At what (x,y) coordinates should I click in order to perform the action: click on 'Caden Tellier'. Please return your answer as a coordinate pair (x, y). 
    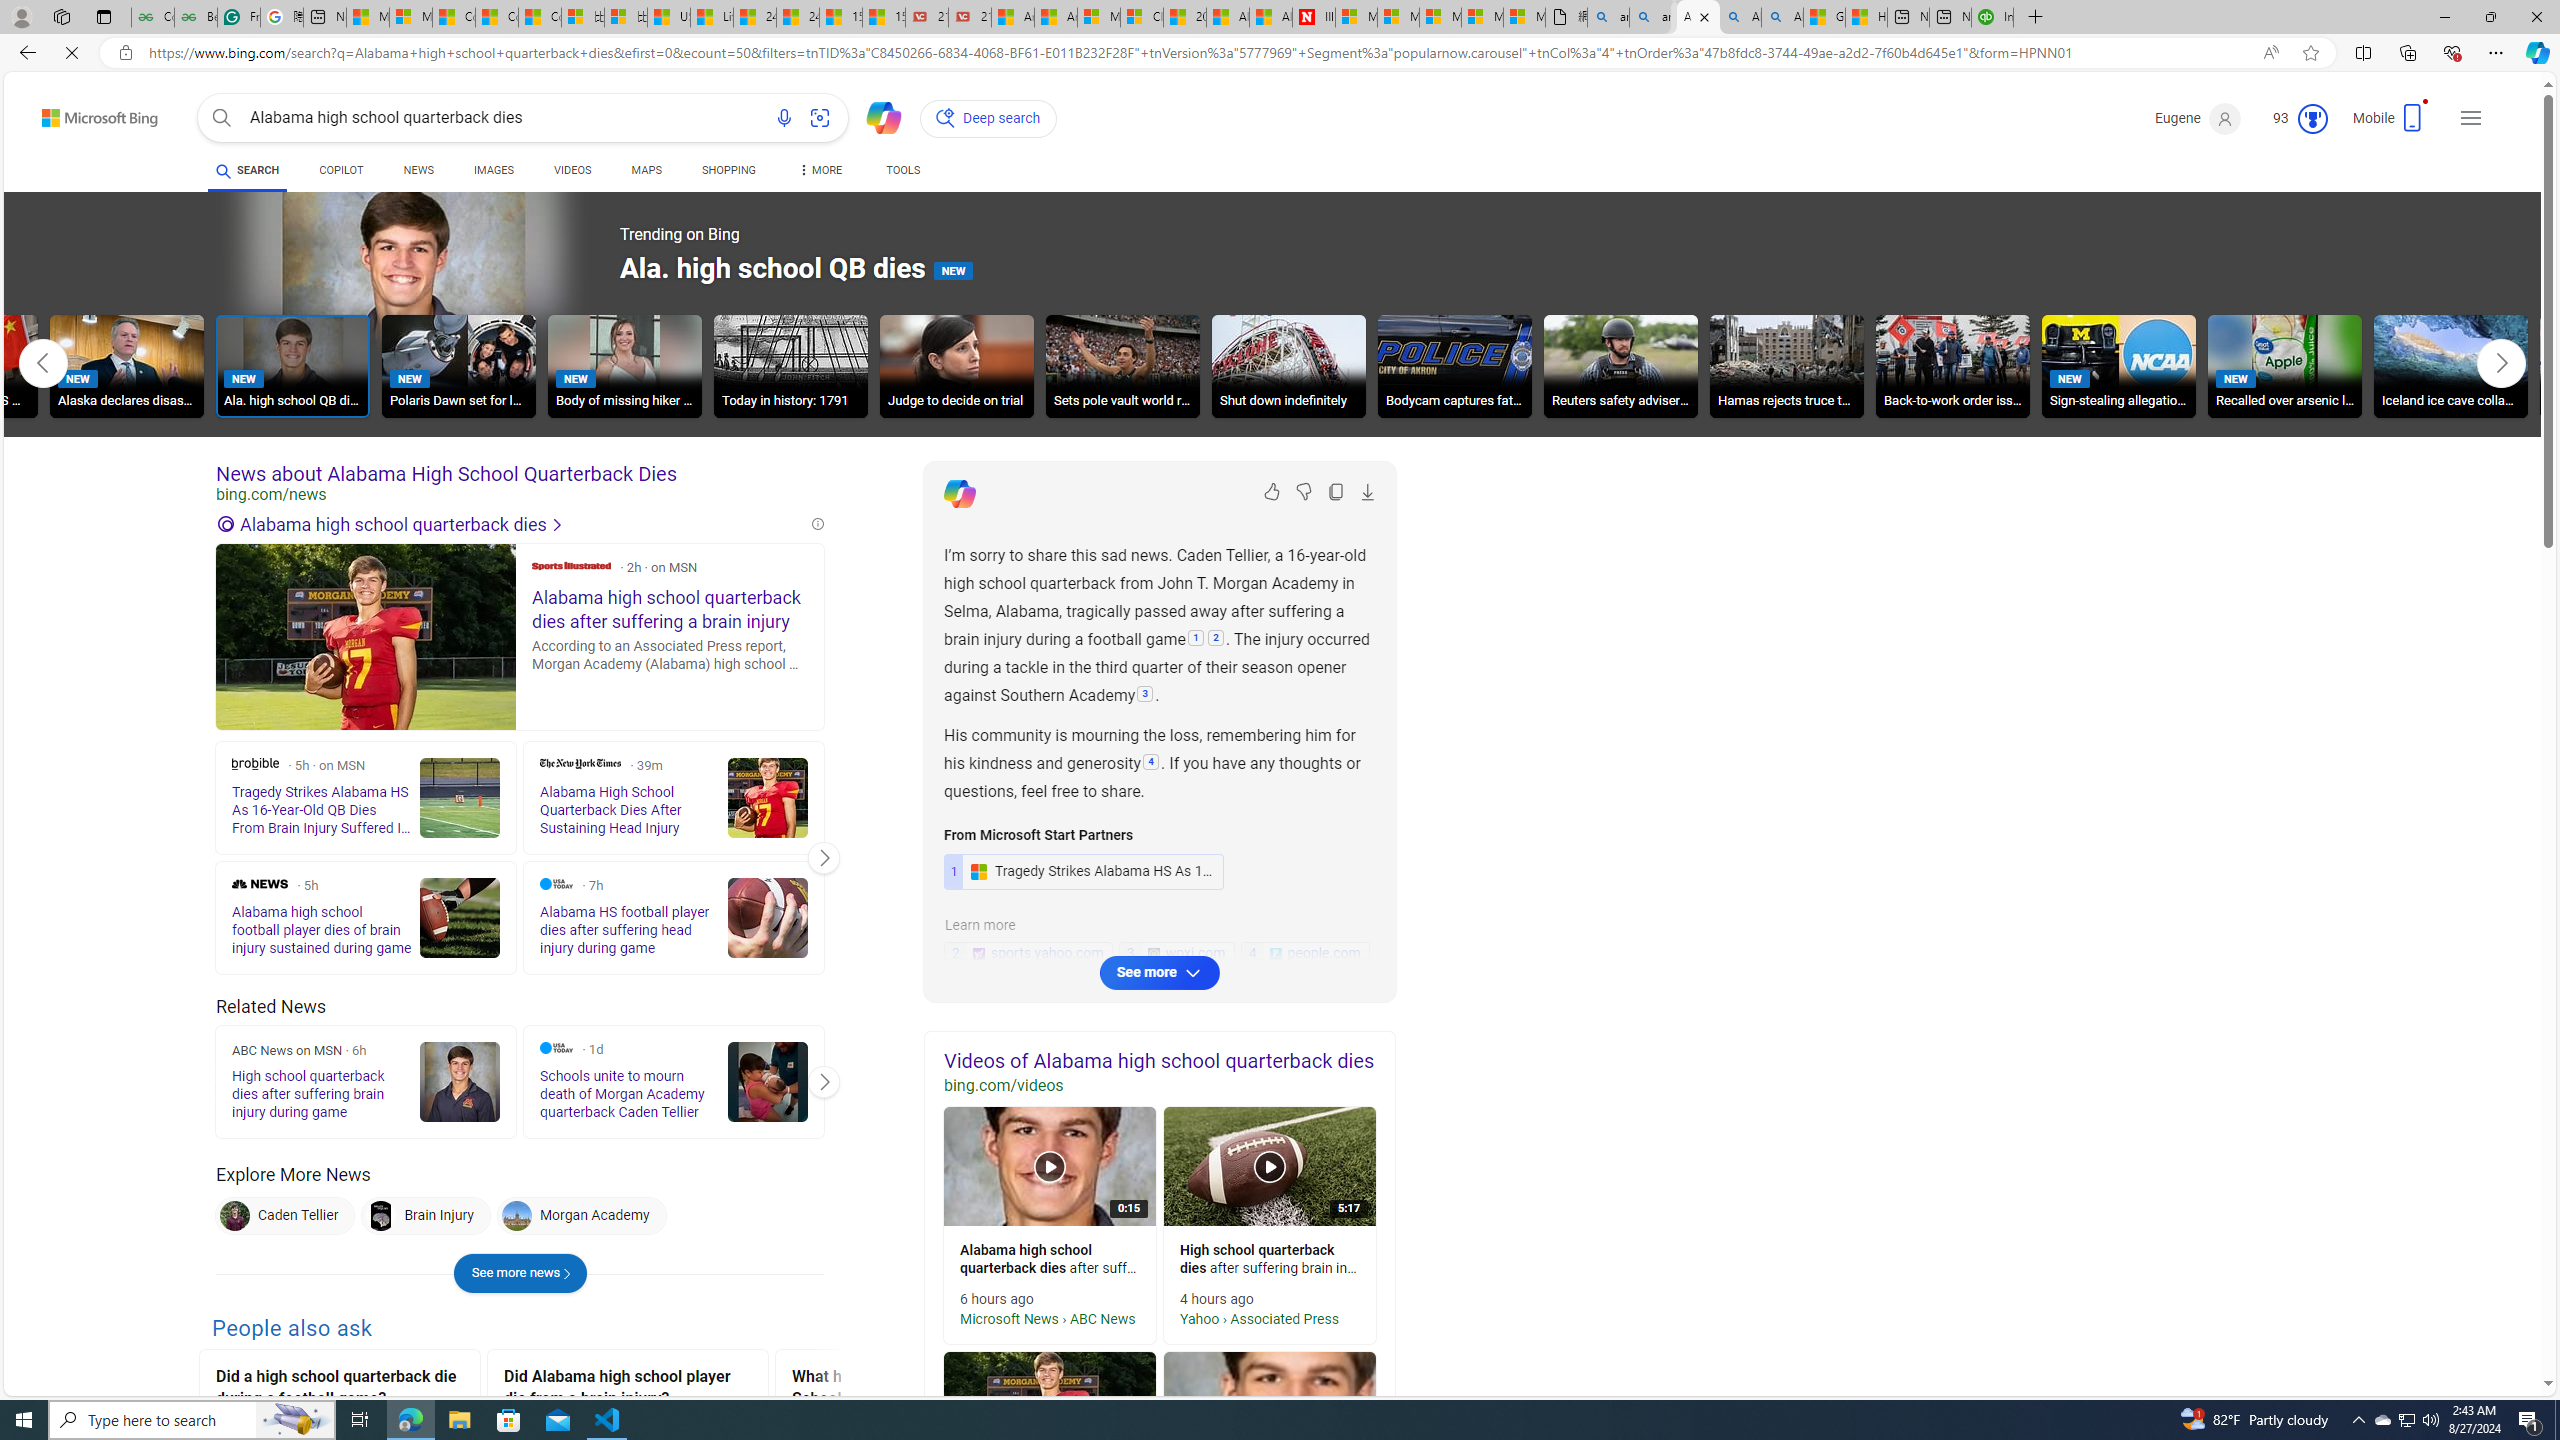
    Looking at the image, I should click on (235, 1215).